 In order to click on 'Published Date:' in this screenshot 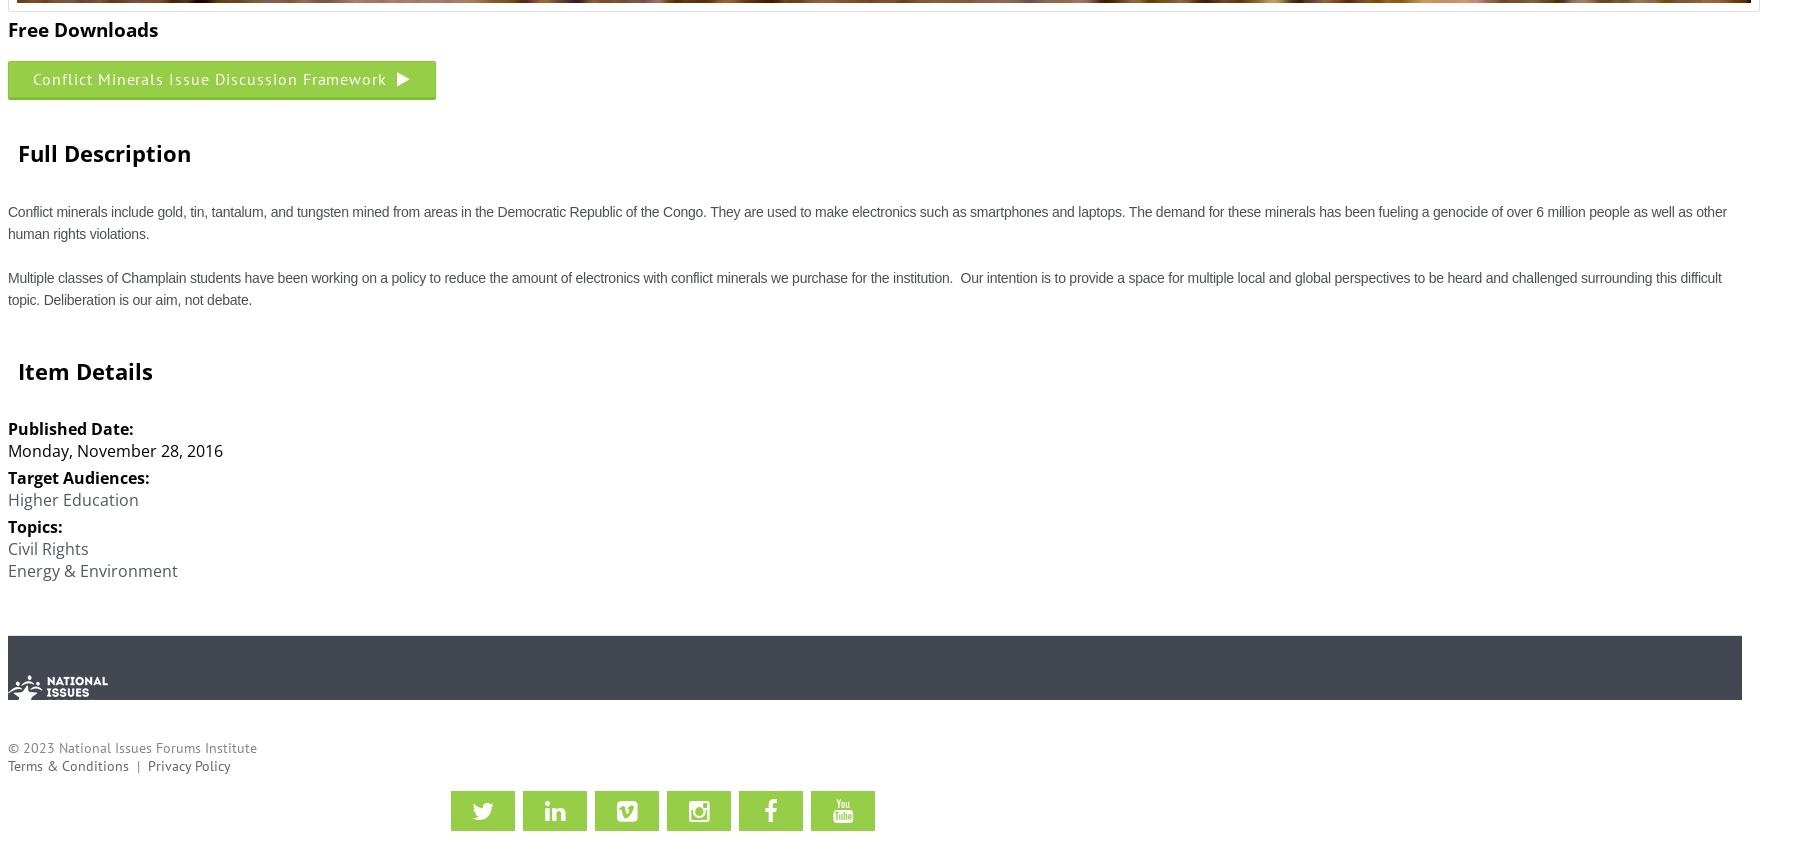, I will do `click(71, 427)`.